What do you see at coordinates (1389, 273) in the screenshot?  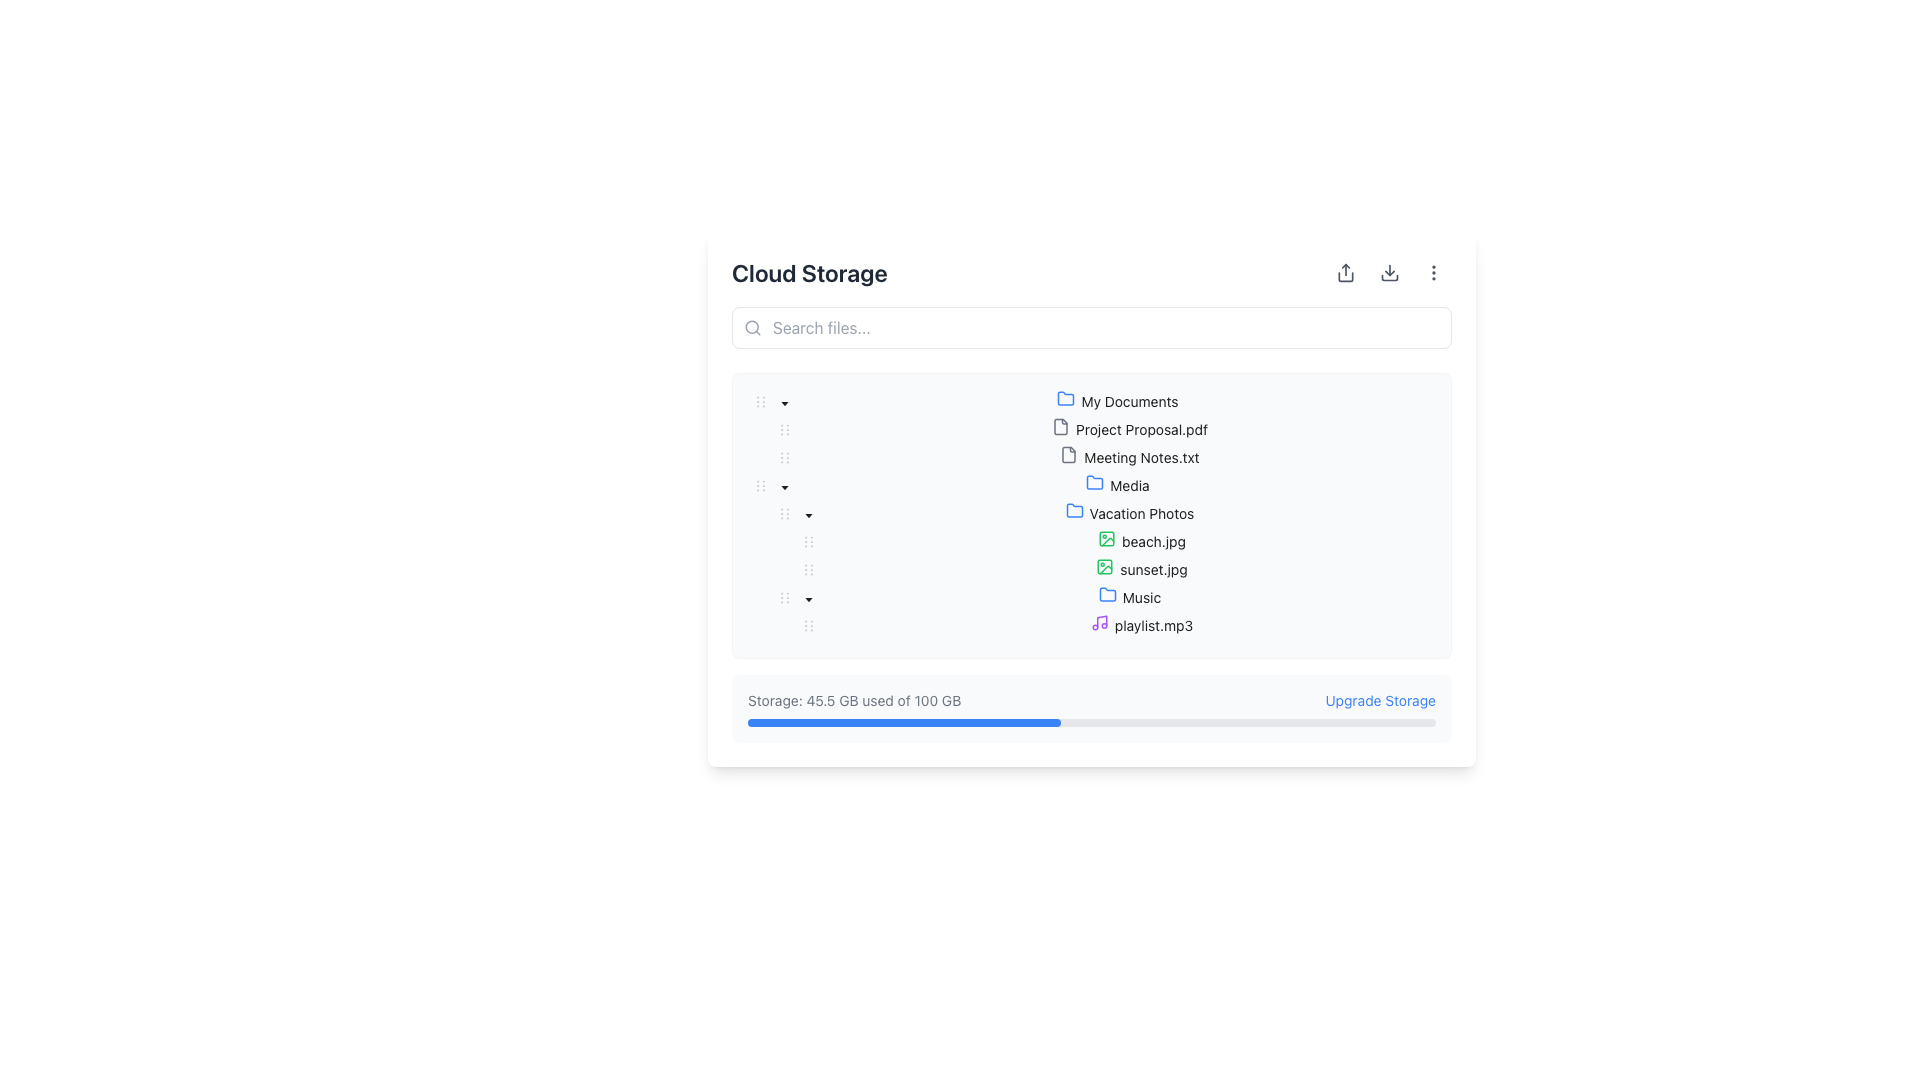 I see `the downward arrow icon located in the top-right corner of the interface, which is the second icon from the left in a group of three icons` at bounding box center [1389, 273].